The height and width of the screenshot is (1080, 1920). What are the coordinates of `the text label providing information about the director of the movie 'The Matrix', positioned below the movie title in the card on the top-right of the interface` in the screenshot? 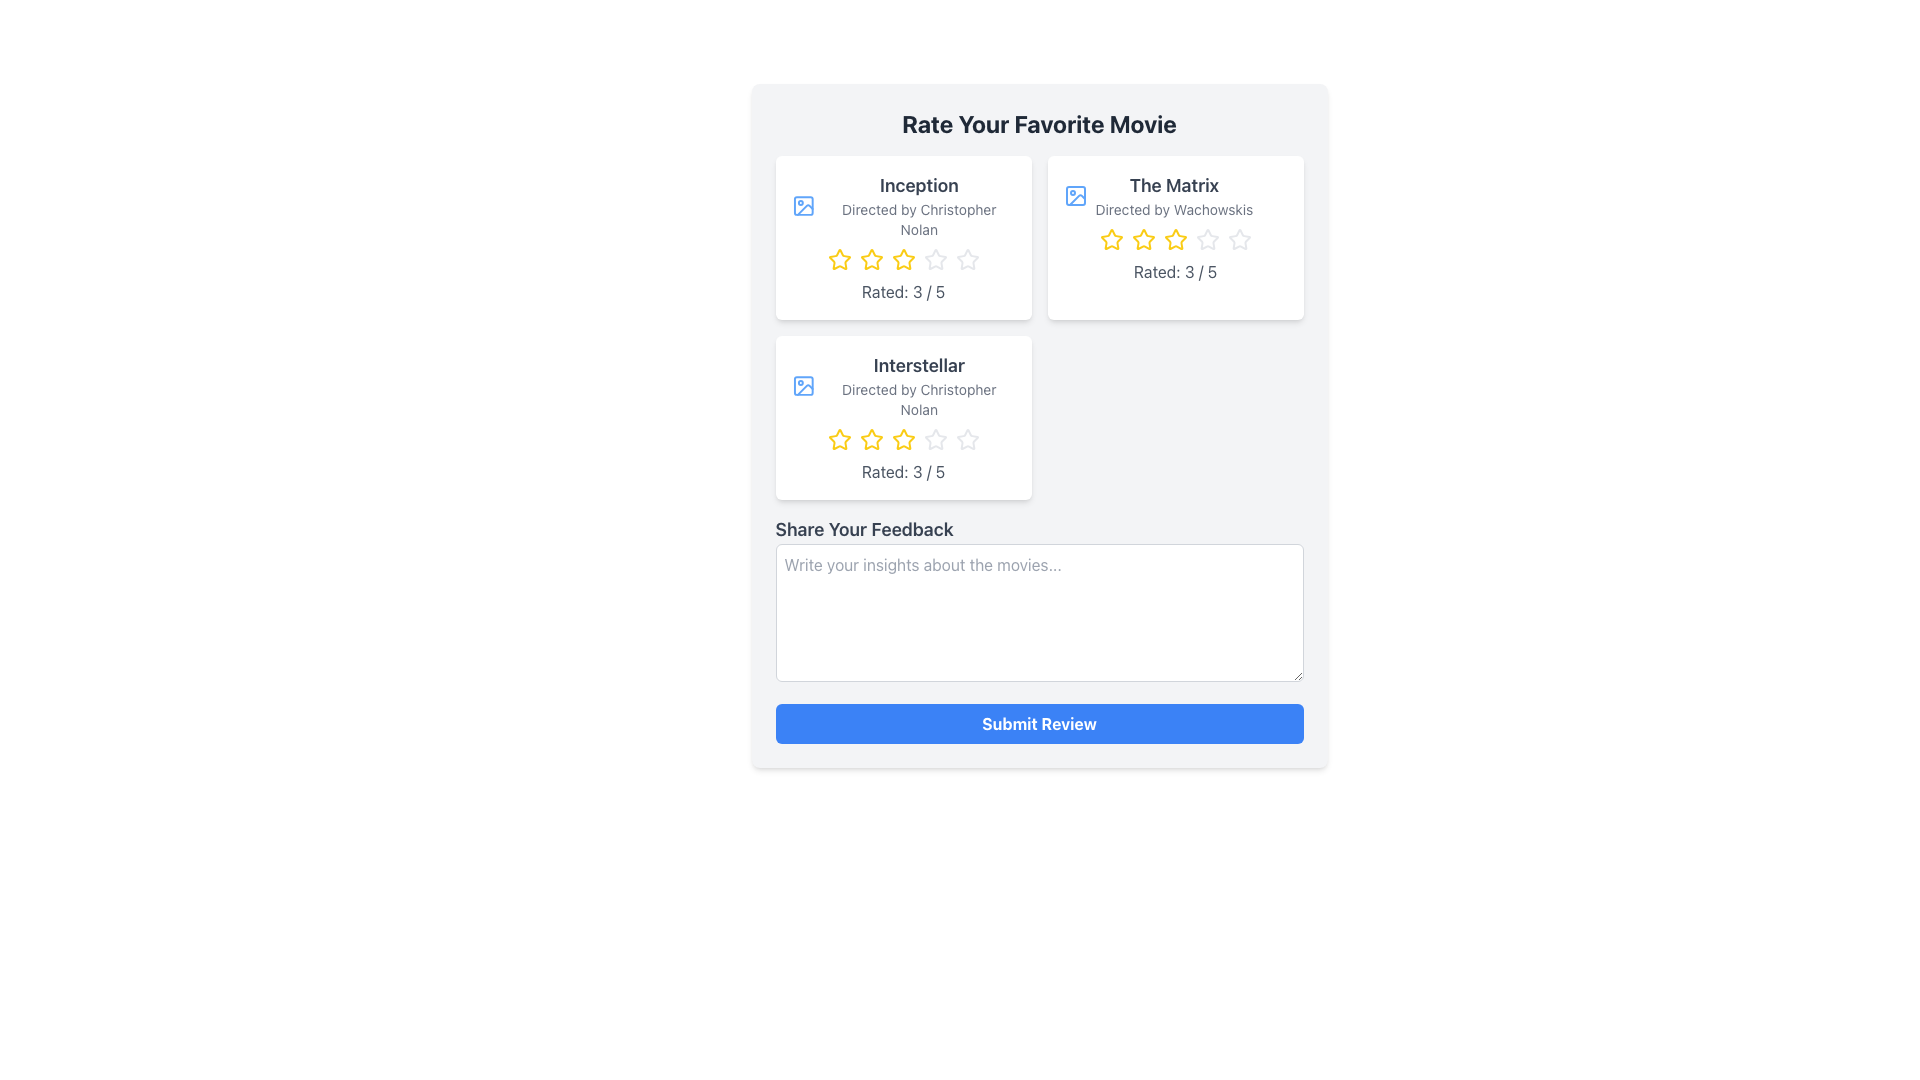 It's located at (1174, 209).